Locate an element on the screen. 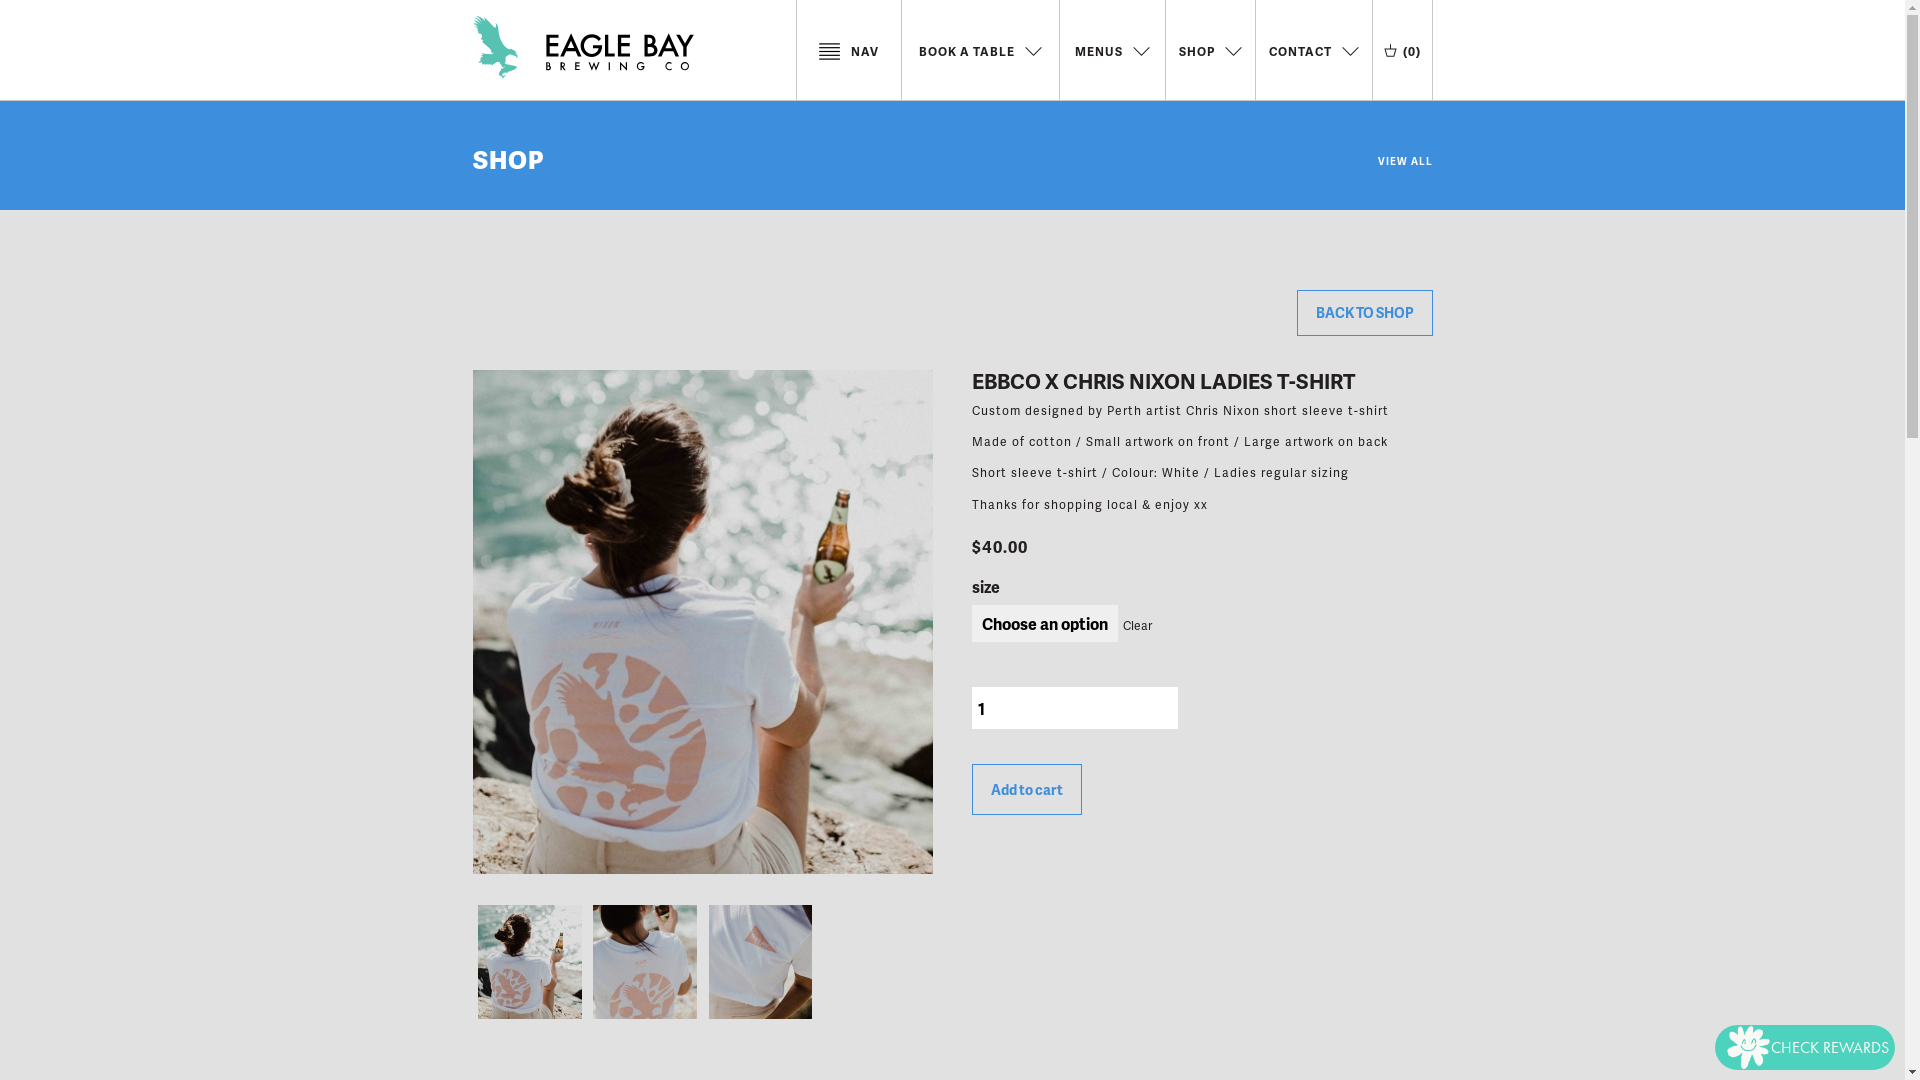  'EBB Ladies (13 of 54)' is located at coordinates (587, 960).